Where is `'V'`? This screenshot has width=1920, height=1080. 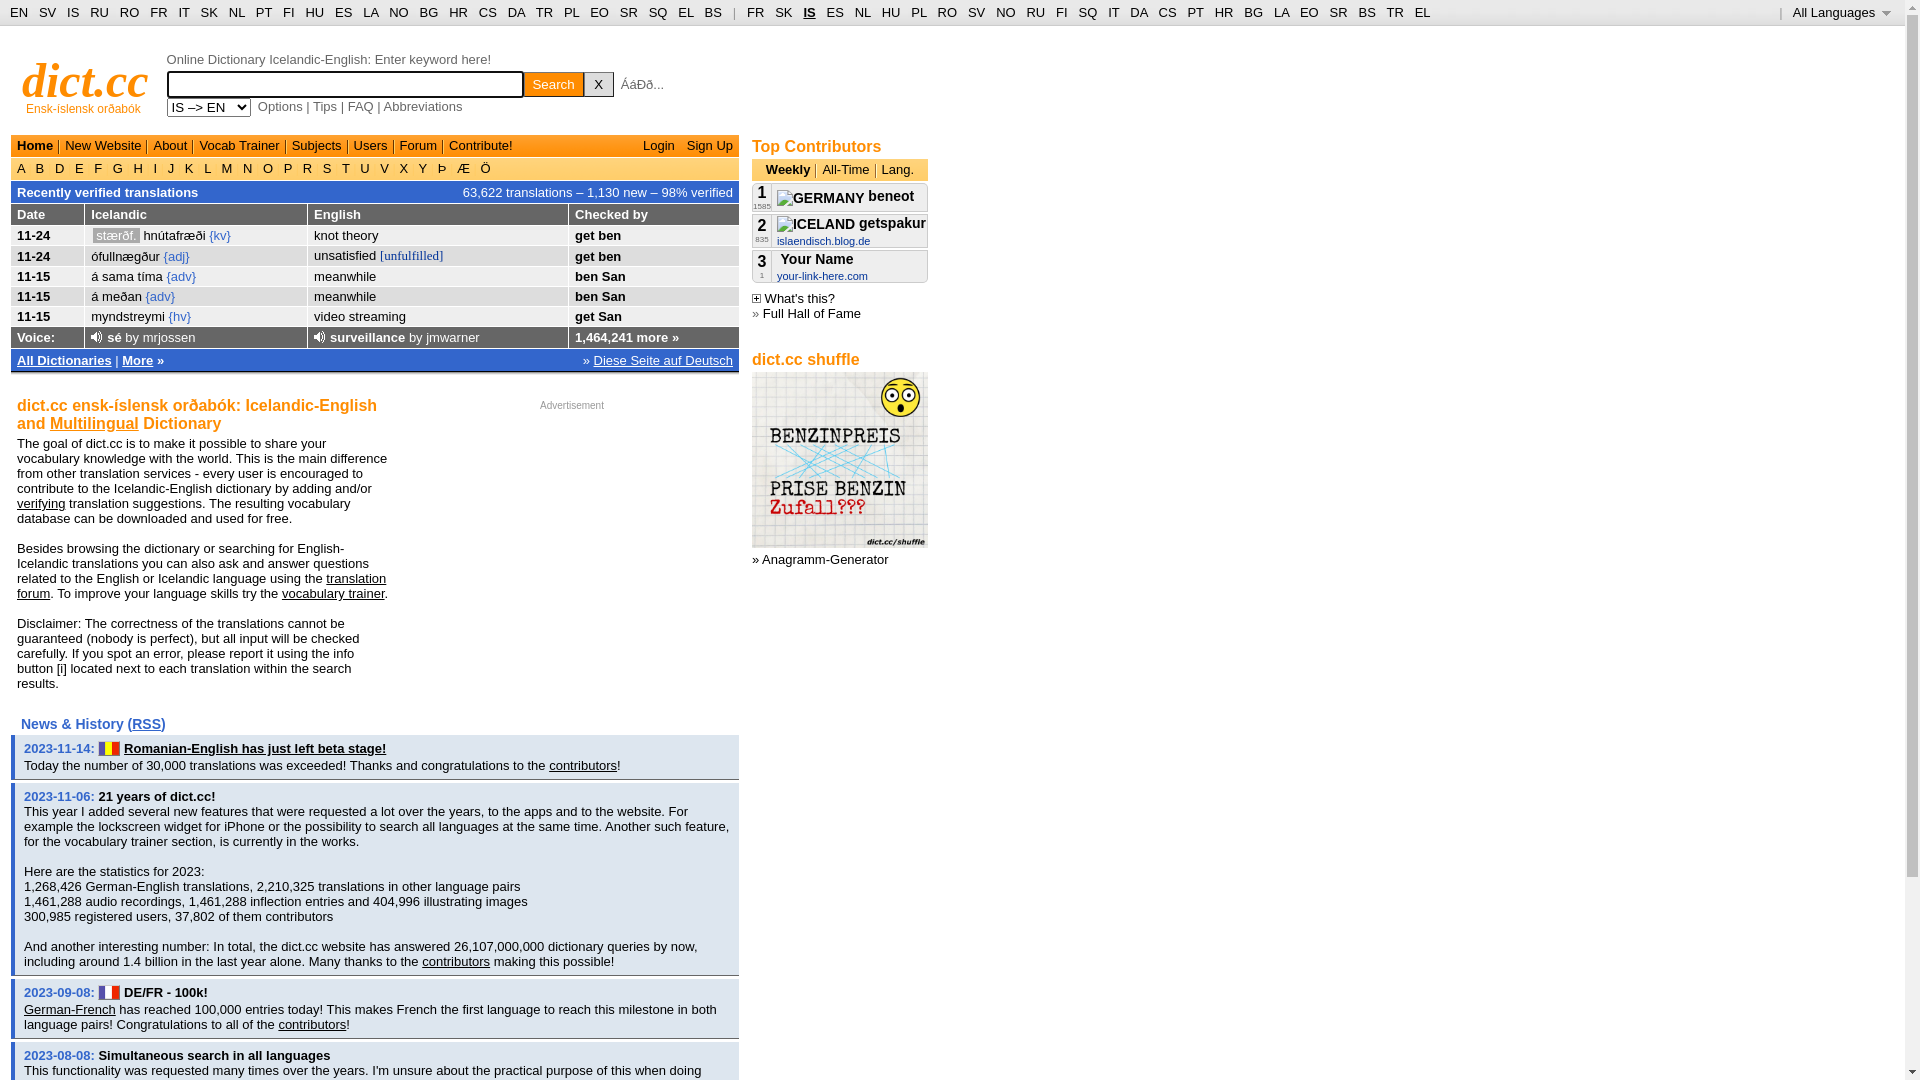 'V' is located at coordinates (384, 167).